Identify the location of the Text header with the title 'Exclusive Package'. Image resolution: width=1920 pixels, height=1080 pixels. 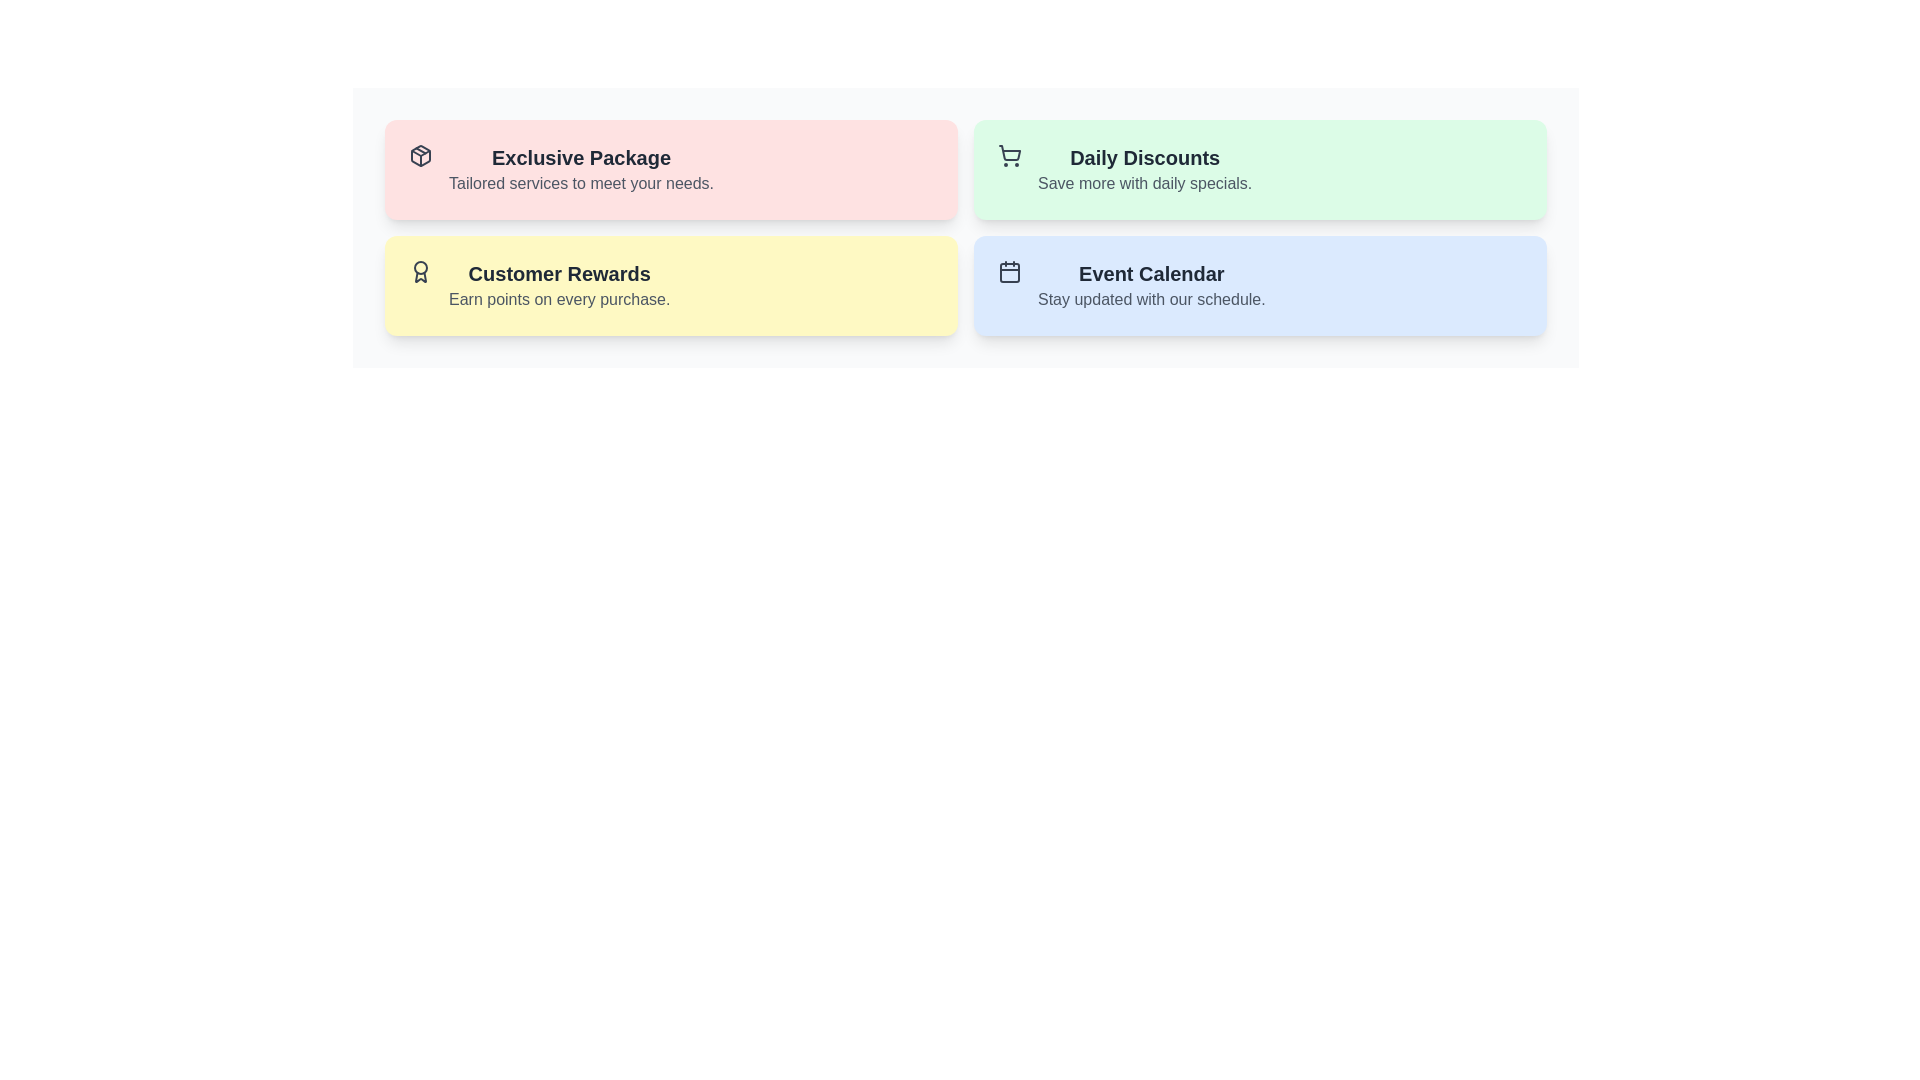
(580, 168).